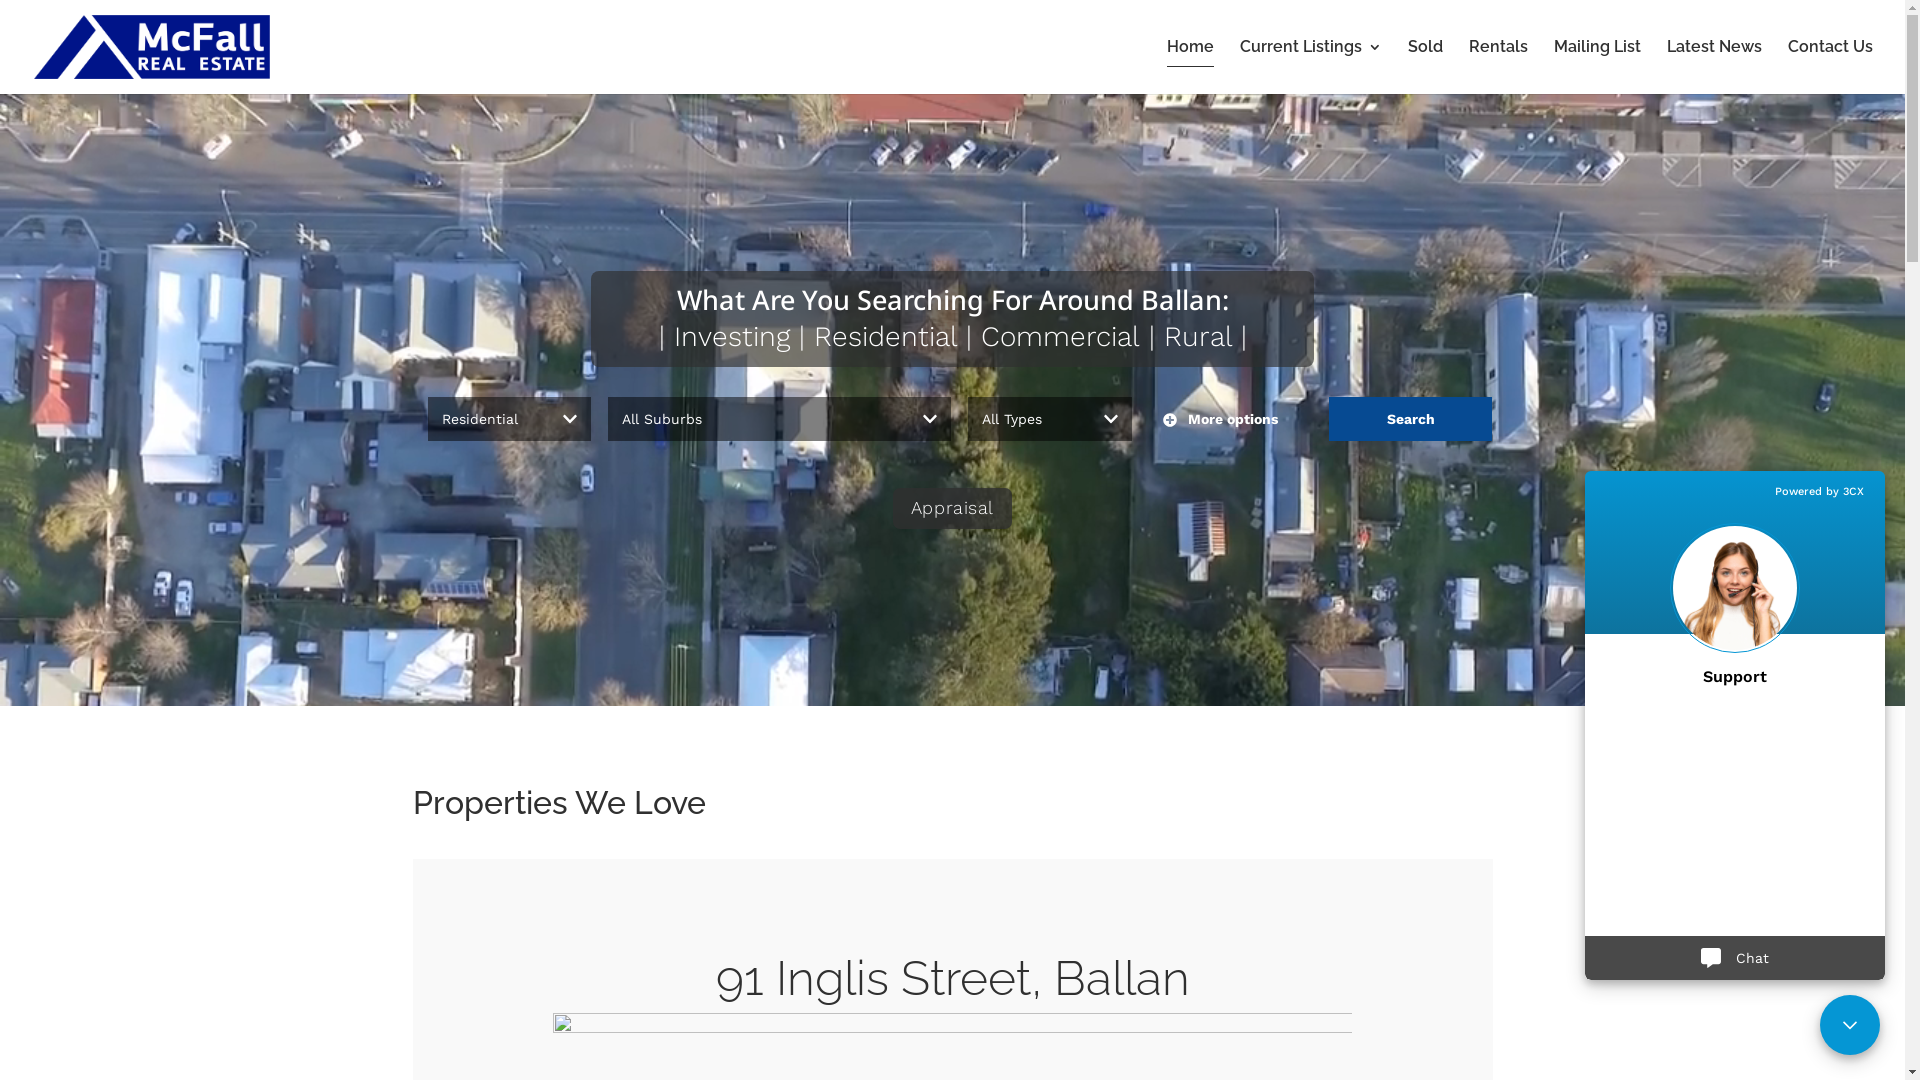 The height and width of the screenshot is (1080, 1920). Describe the element at coordinates (1406, 65) in the screenshot. I see `'Sold'` at that location.